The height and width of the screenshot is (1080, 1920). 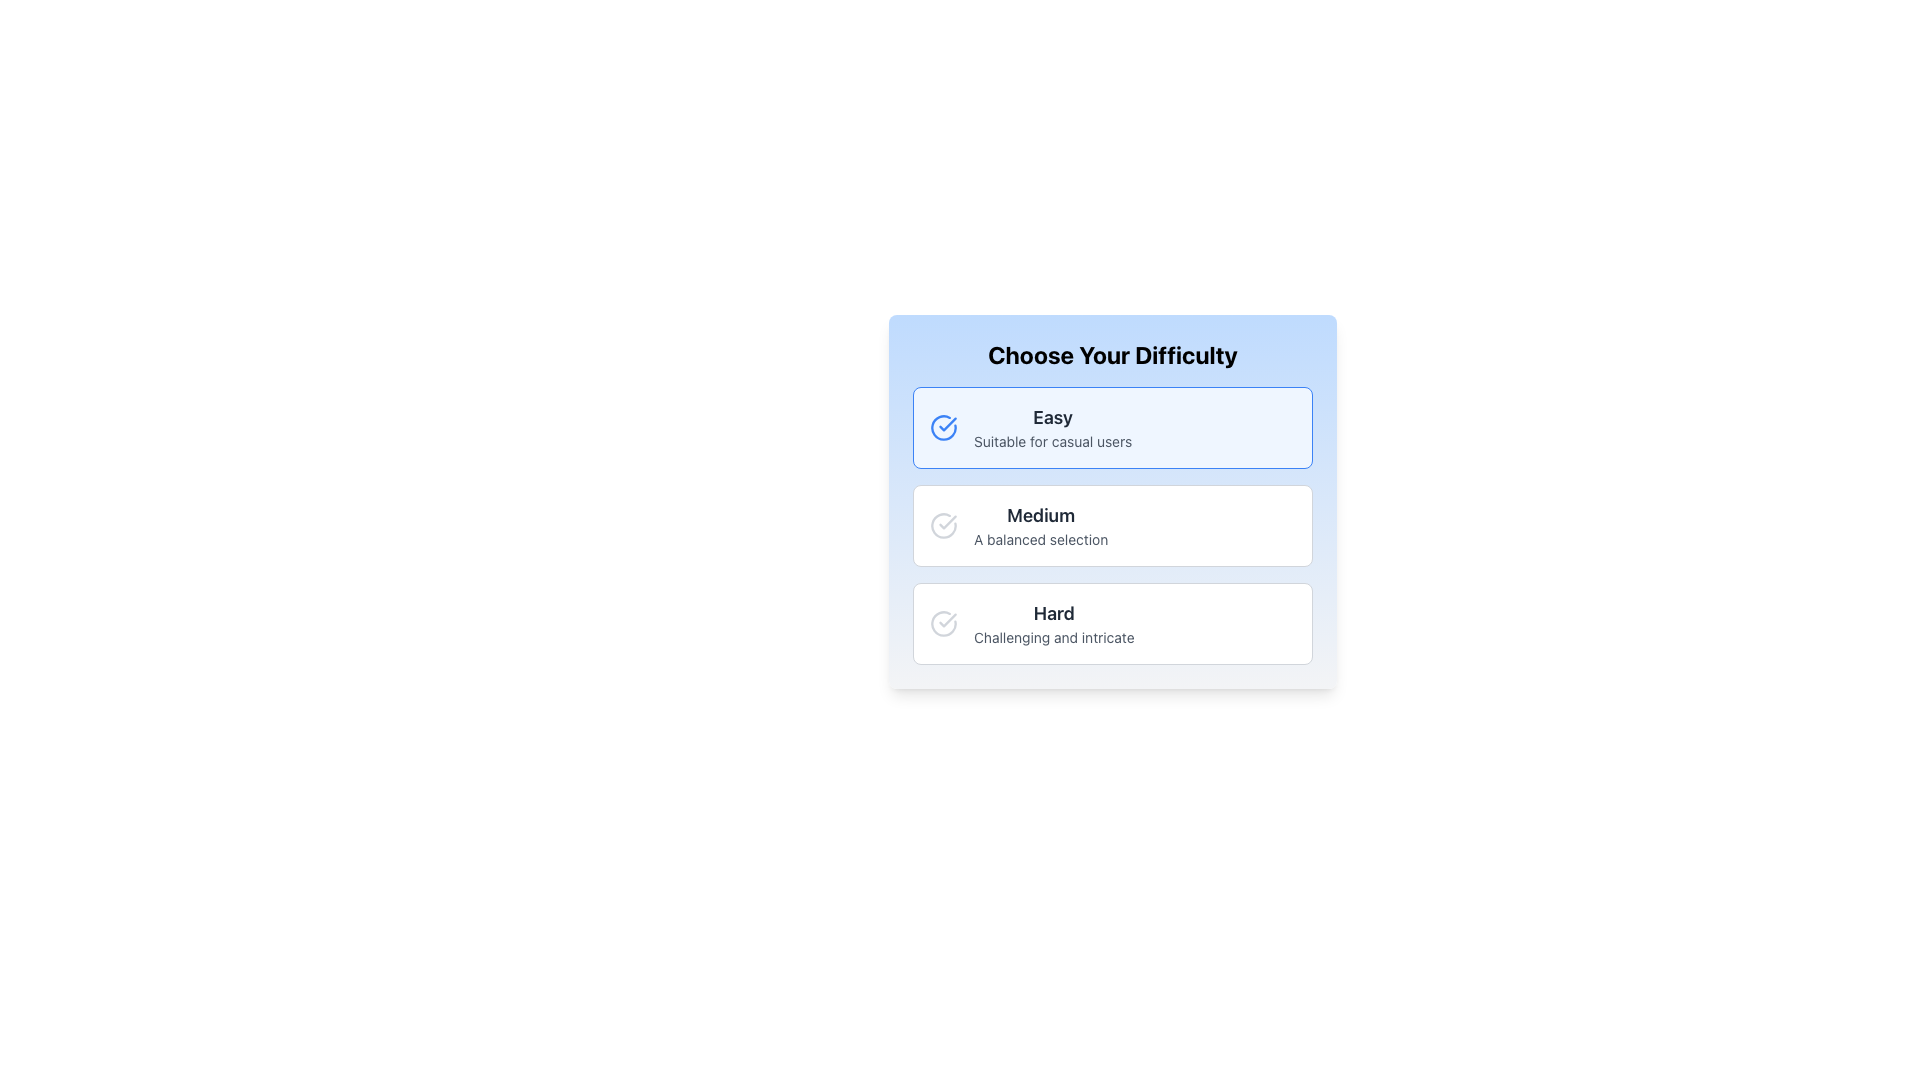 I want to click on the text label providing additional descriptive information ('A balanced selection') about the 'Medium' option, located directly below the 'Medium' title in the difficulty options list, so click(x=1040, y=540).